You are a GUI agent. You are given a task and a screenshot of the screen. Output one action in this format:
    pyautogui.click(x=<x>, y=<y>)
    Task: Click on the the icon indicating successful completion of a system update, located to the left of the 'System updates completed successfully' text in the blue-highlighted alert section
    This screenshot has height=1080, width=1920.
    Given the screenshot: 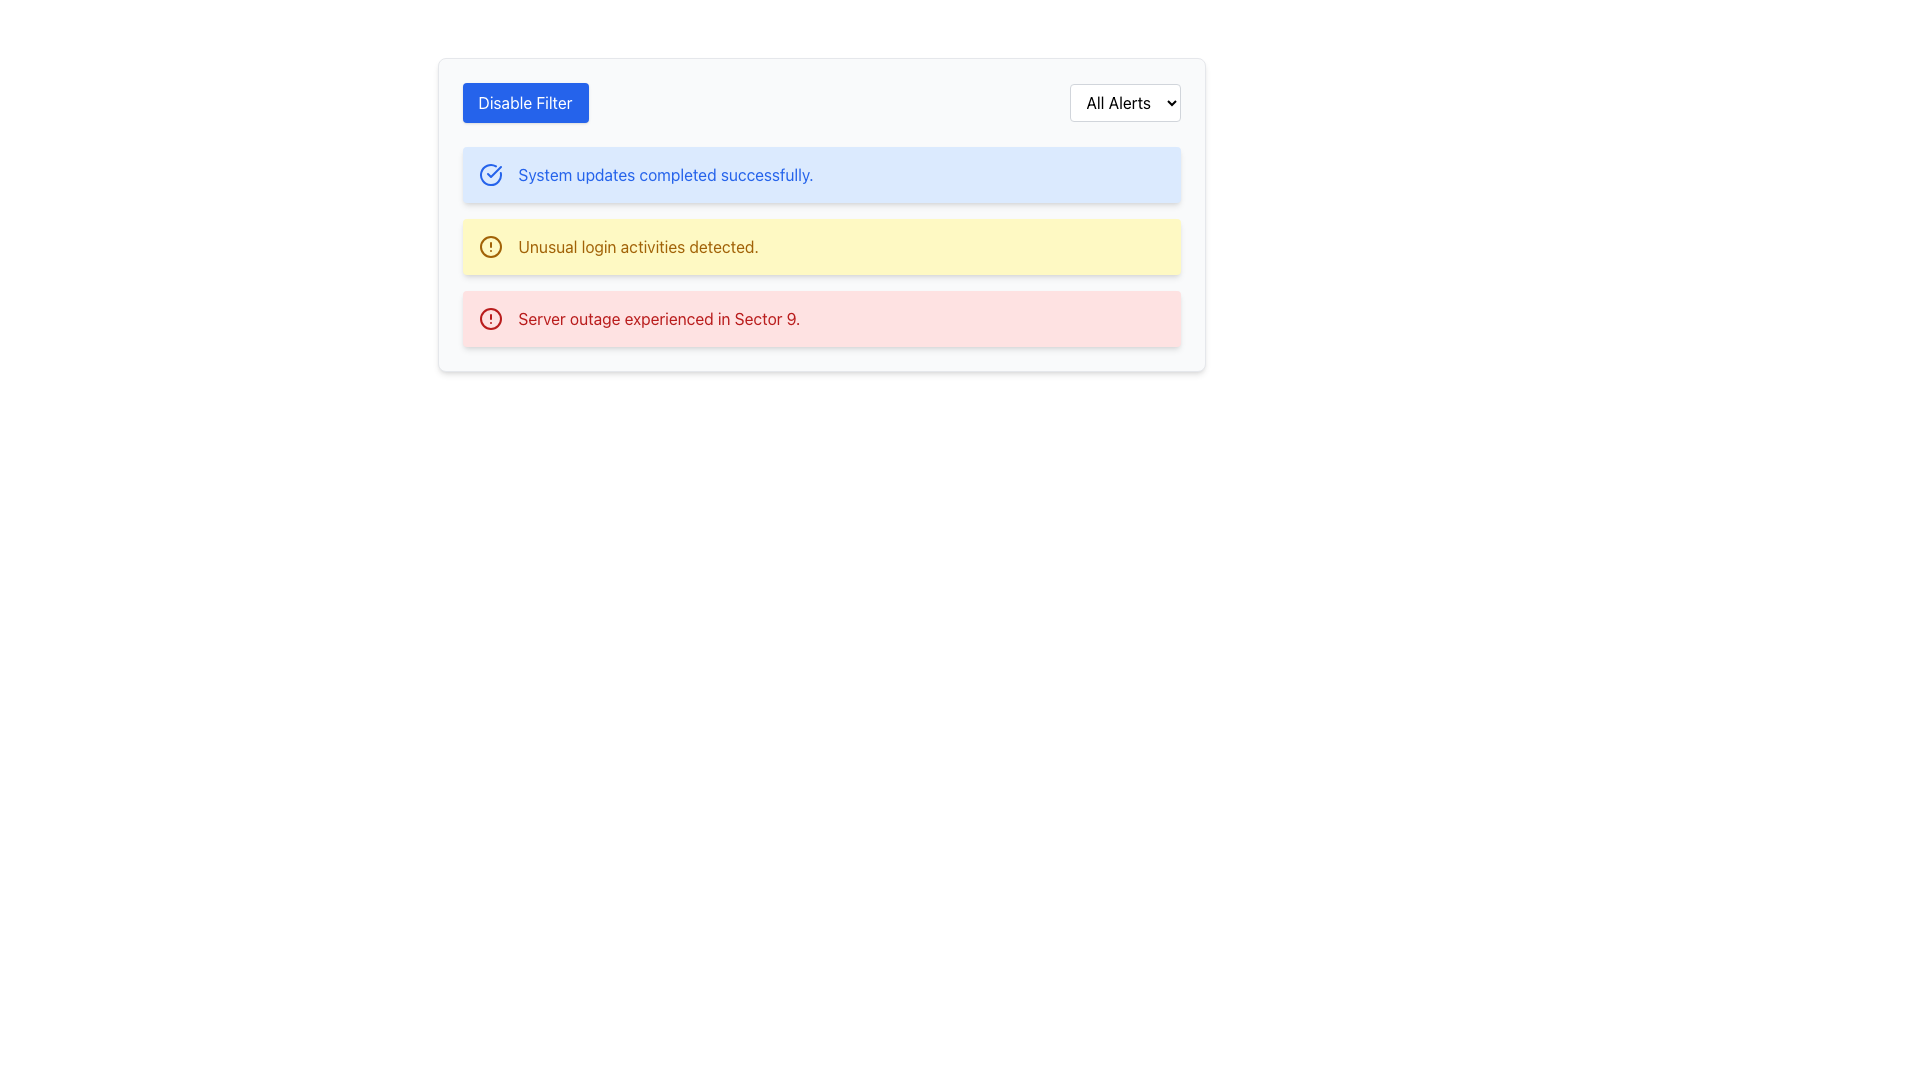 What is the action you would take?
    pyautogui.click(x=490, y=173)
    